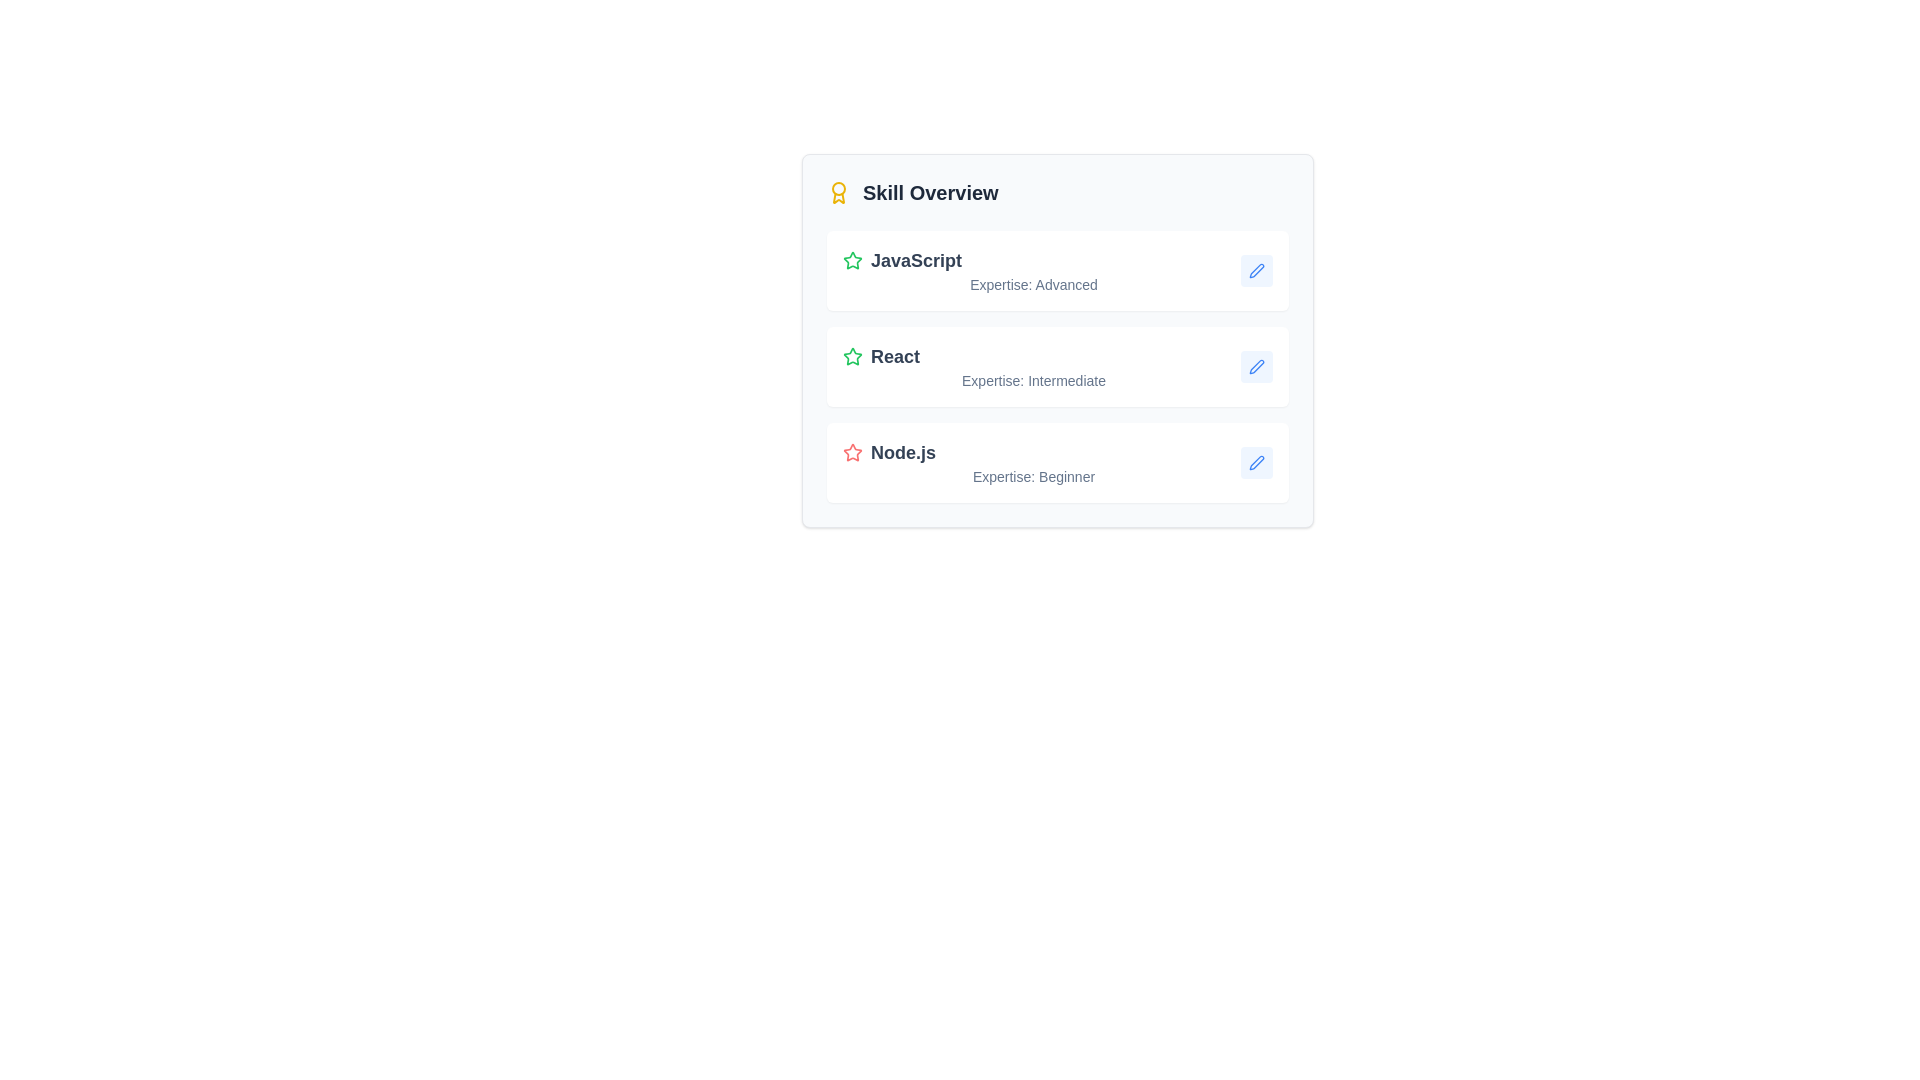 The height and width of the screenshot is (1080, 1920). Describe the element at coordinates (1256, 366) in the screenshot. I see `the SVG icon styled as a pen located within the second item of the vertical list in the 'Skill Overview' panel` at that location.